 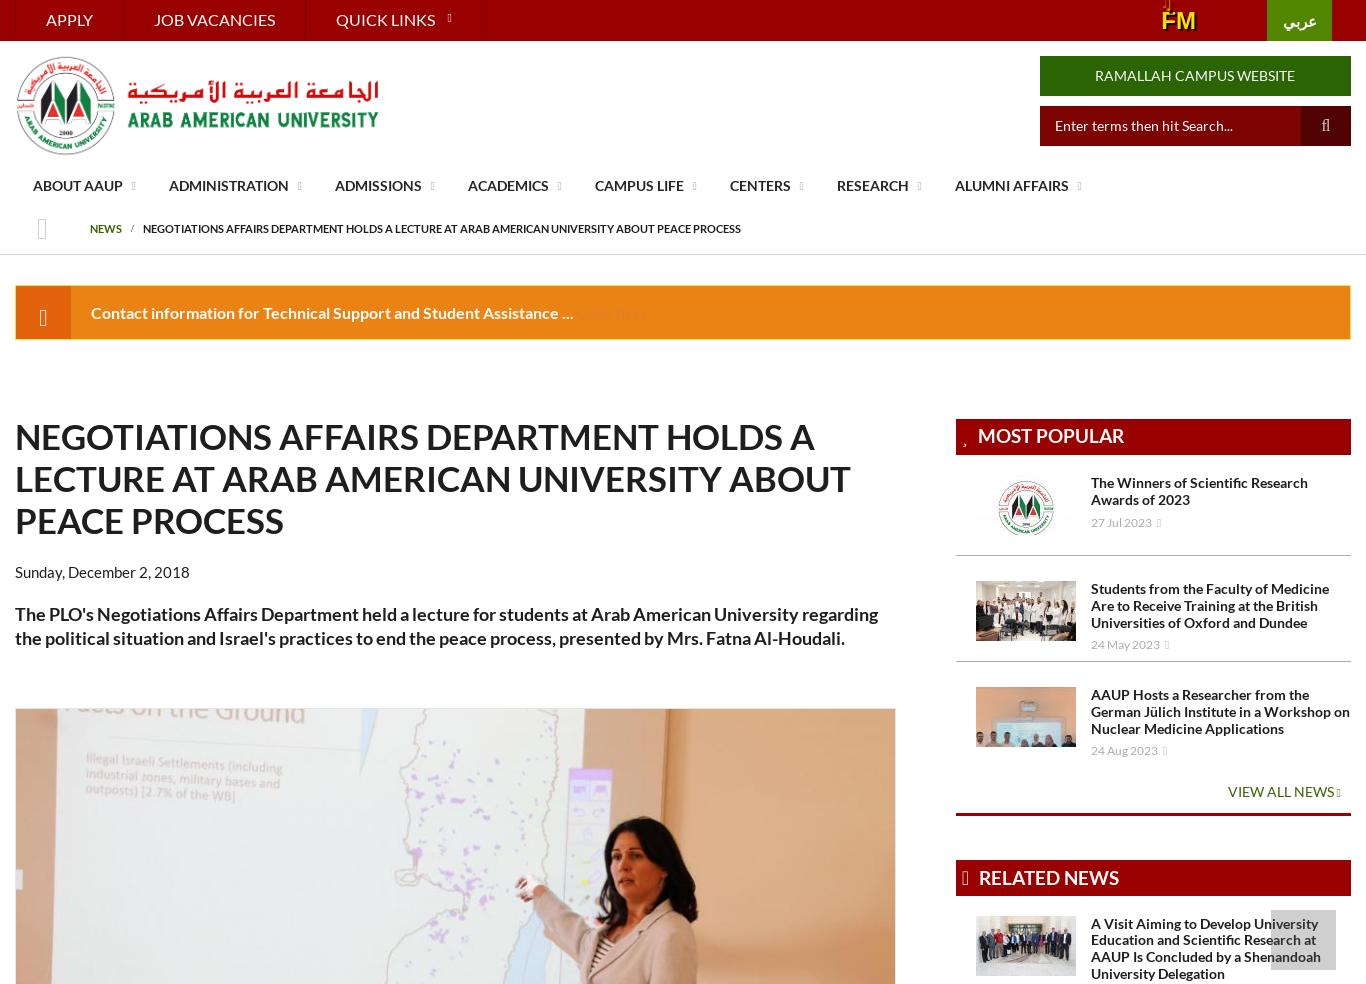 What do you see at coordinates (1280, 789) in the screenshot?
I see `'View all News'` at bounding box center [1280, 789].